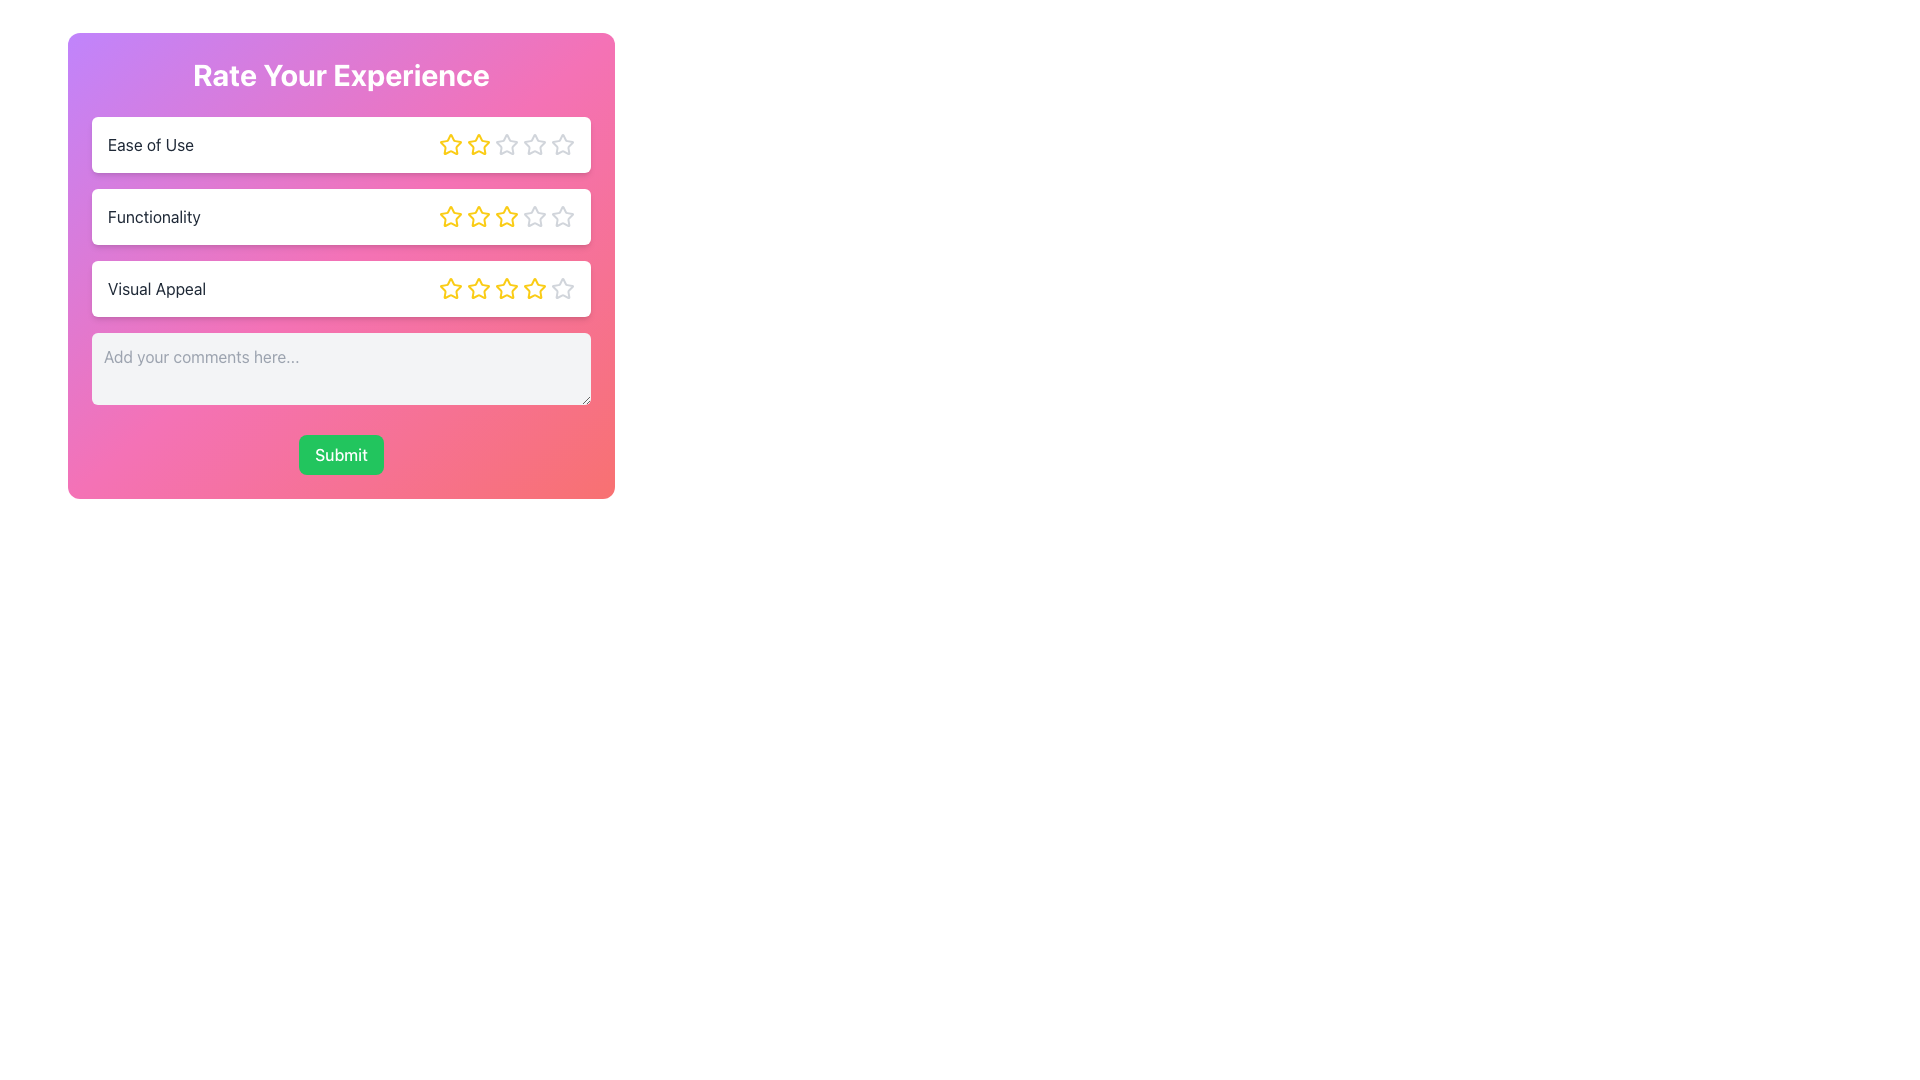 Image resolution: width=1920 pixels, height=1080 pixels. What do you see at coordinates (478, 288) in the screenshot?
I see `the second star in the rating row for the 'Visual Appeal' section` at bounding box center [478, 288].